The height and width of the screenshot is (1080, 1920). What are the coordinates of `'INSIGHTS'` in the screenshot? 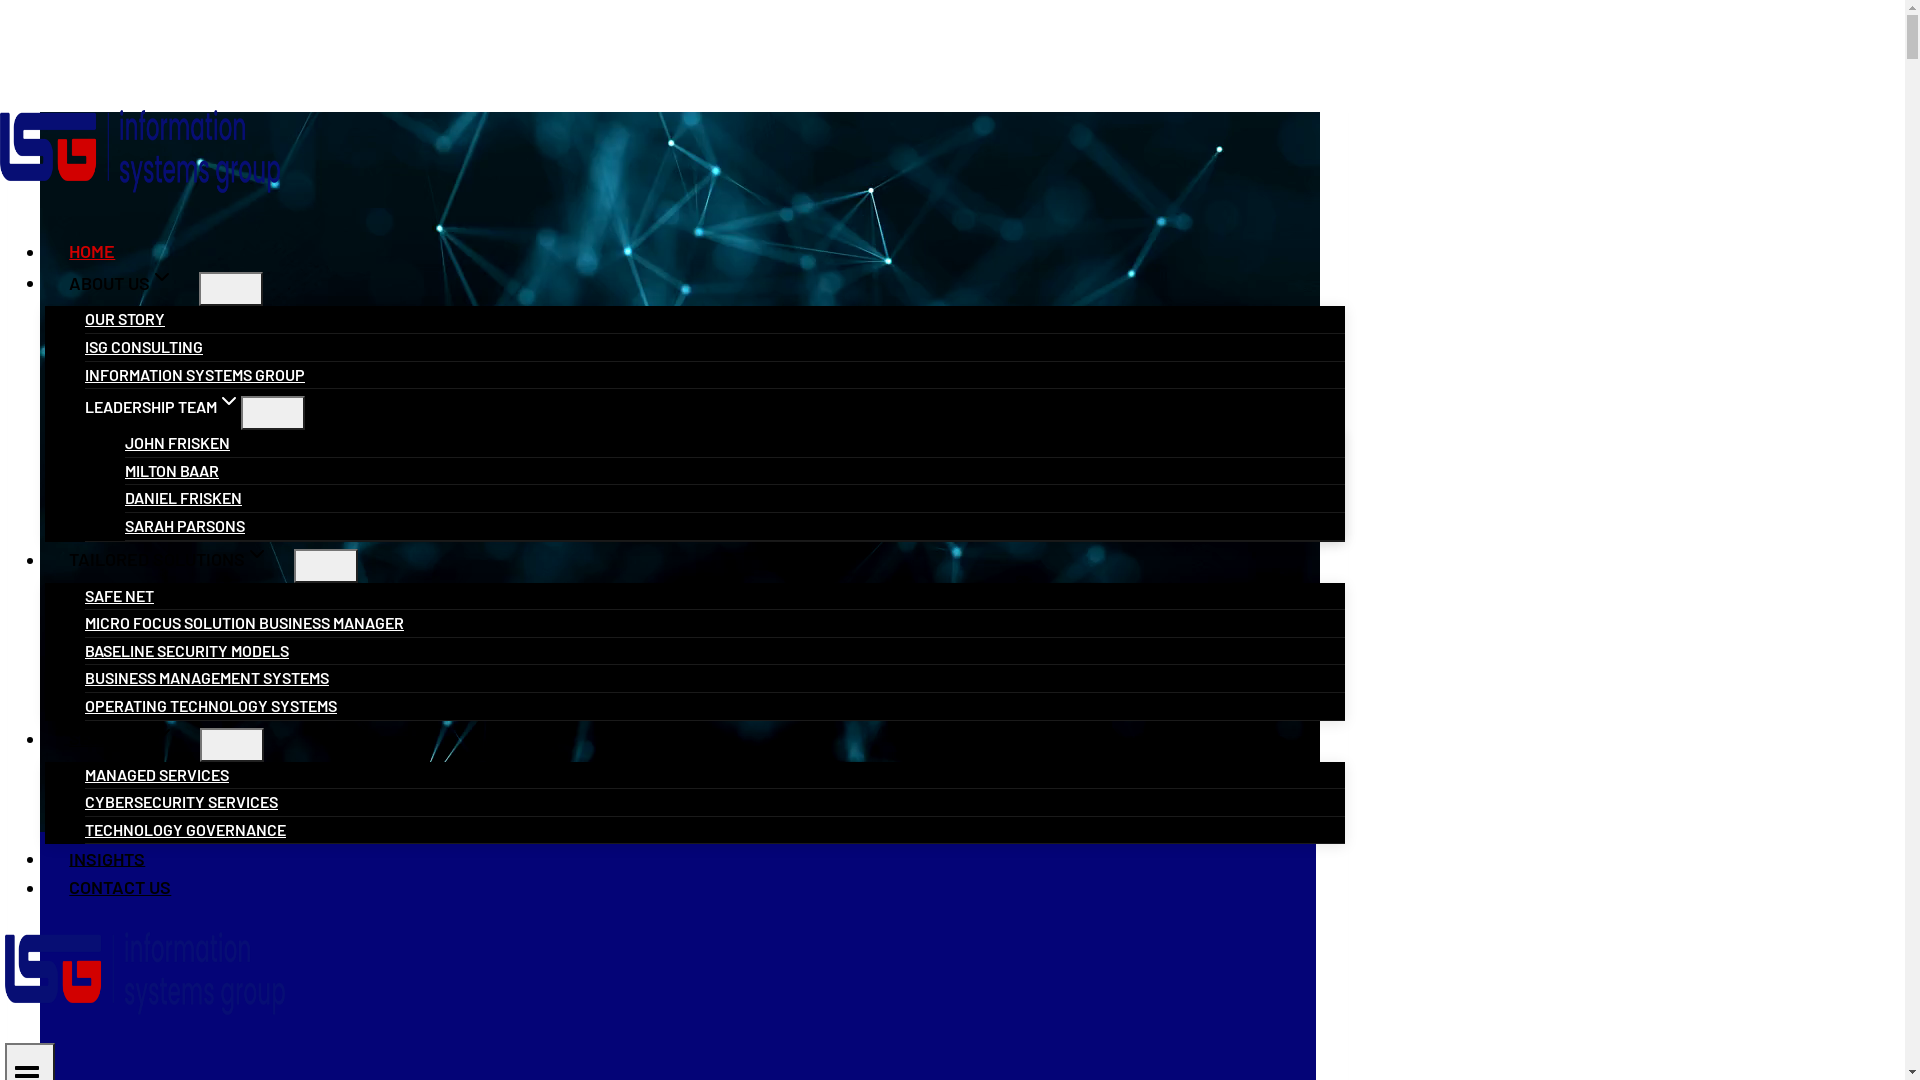 It's located at (106, 856).